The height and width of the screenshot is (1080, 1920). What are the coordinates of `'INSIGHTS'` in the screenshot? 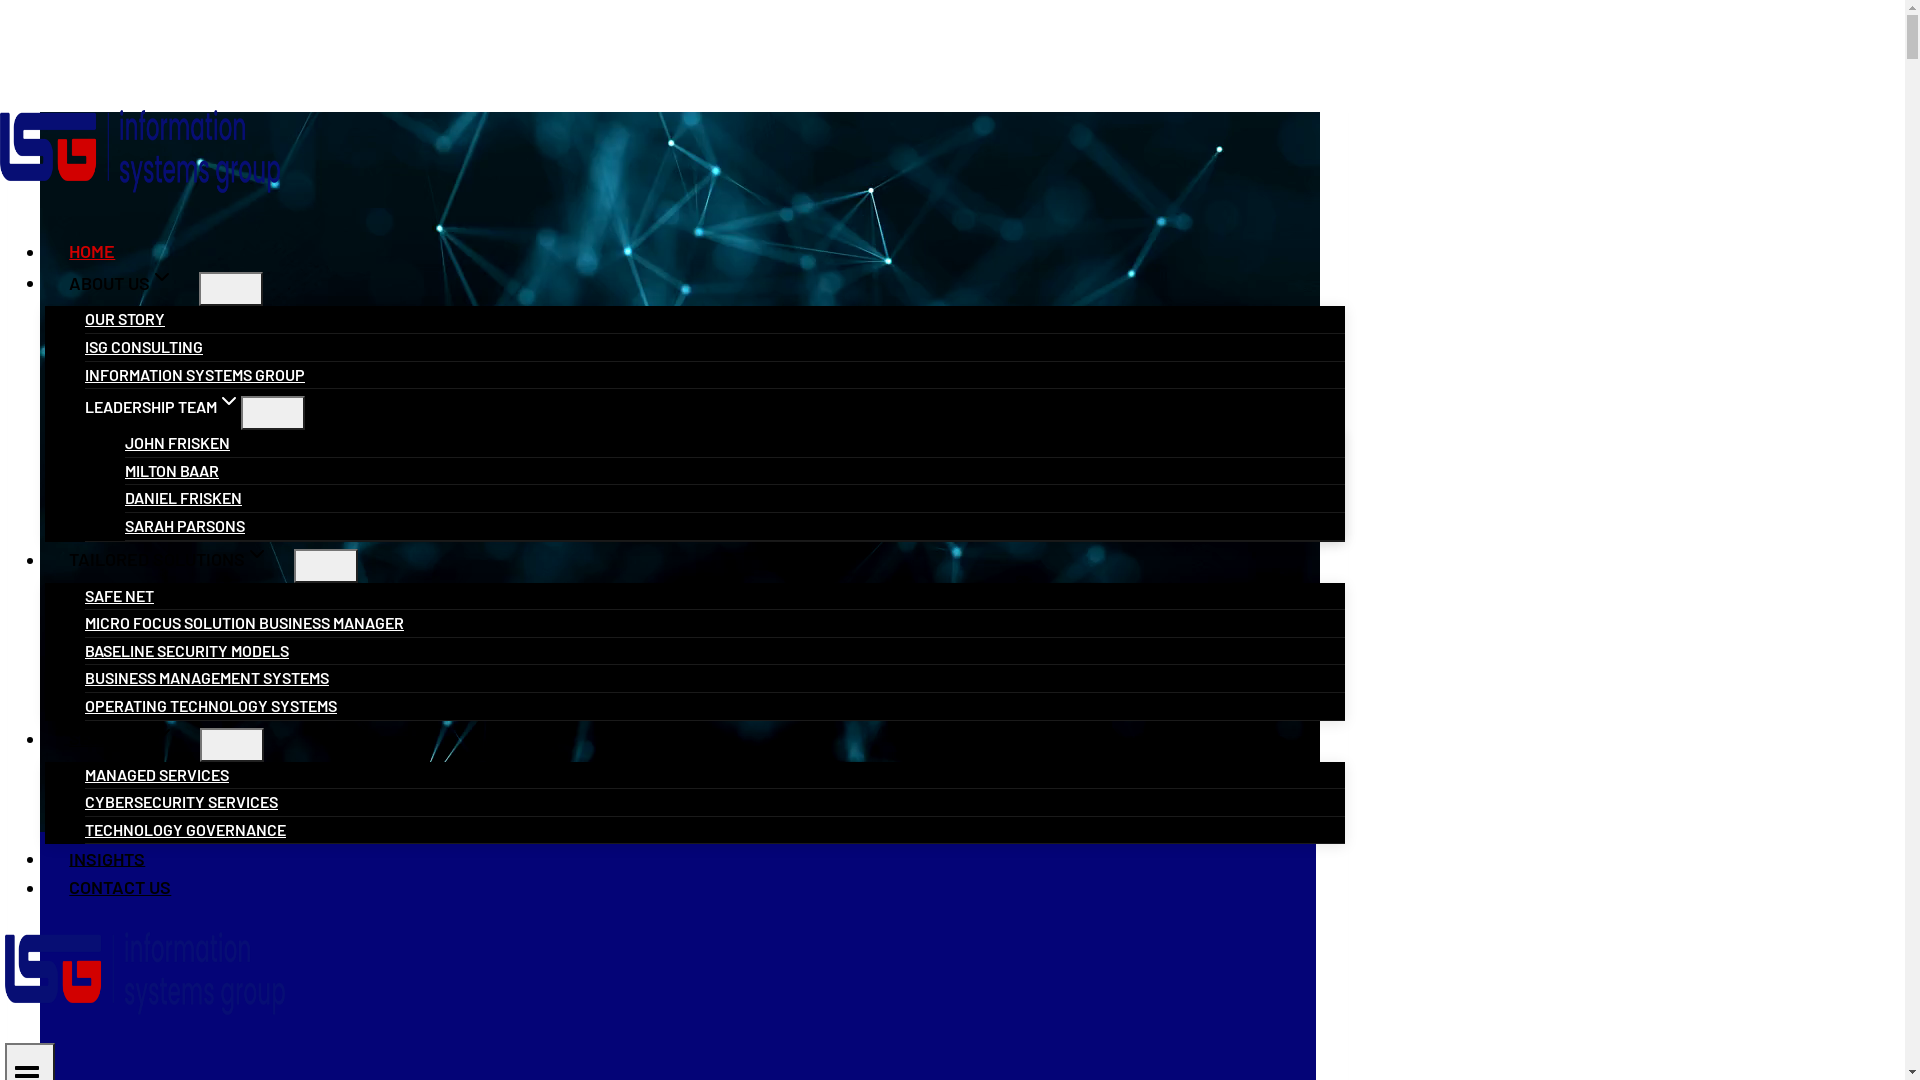 It's located at (106, 856).